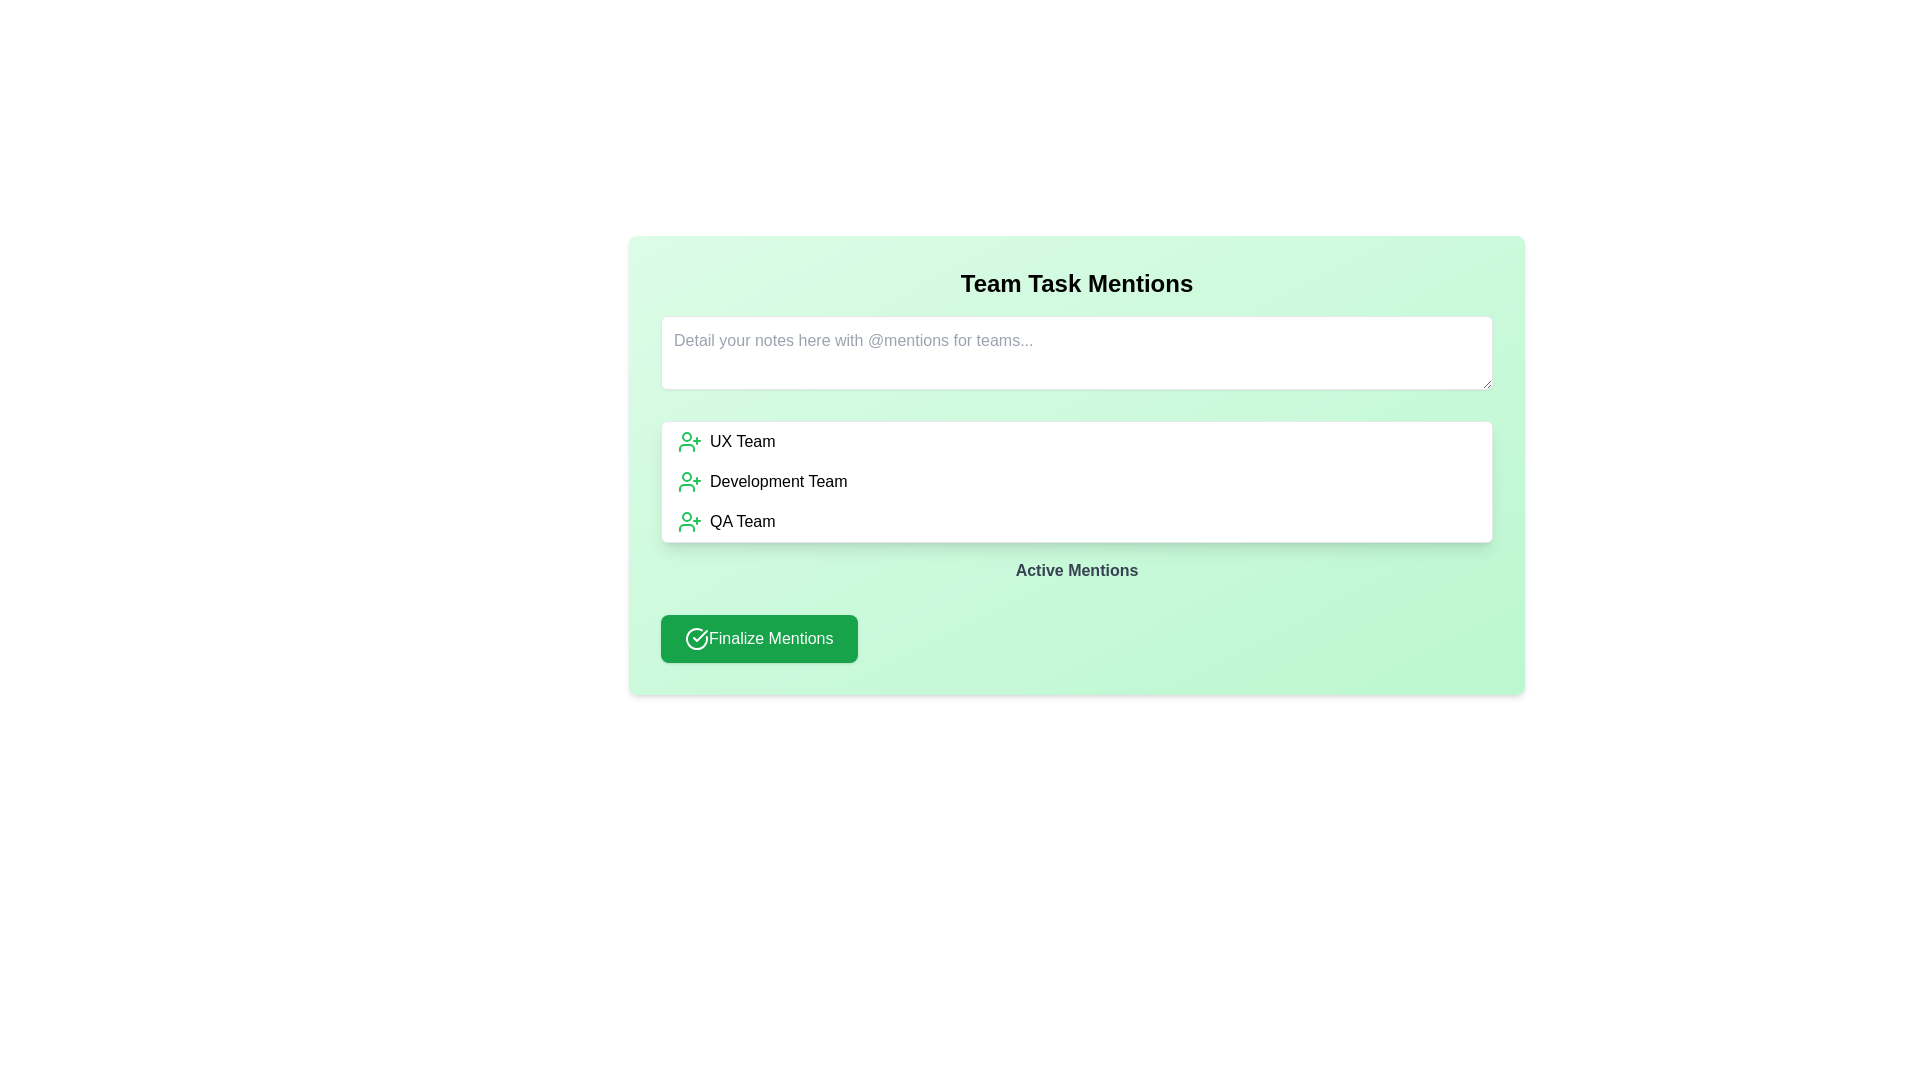 Image resolution: width=1920 pixels, height=1080 pixels. Describe the element at coordinates (1075, 574) in the screenshot. I see `the Text label that serves as a title for the mentions section, located below the list of team mentions and above the 'Finalize Mentions' button` at that location.